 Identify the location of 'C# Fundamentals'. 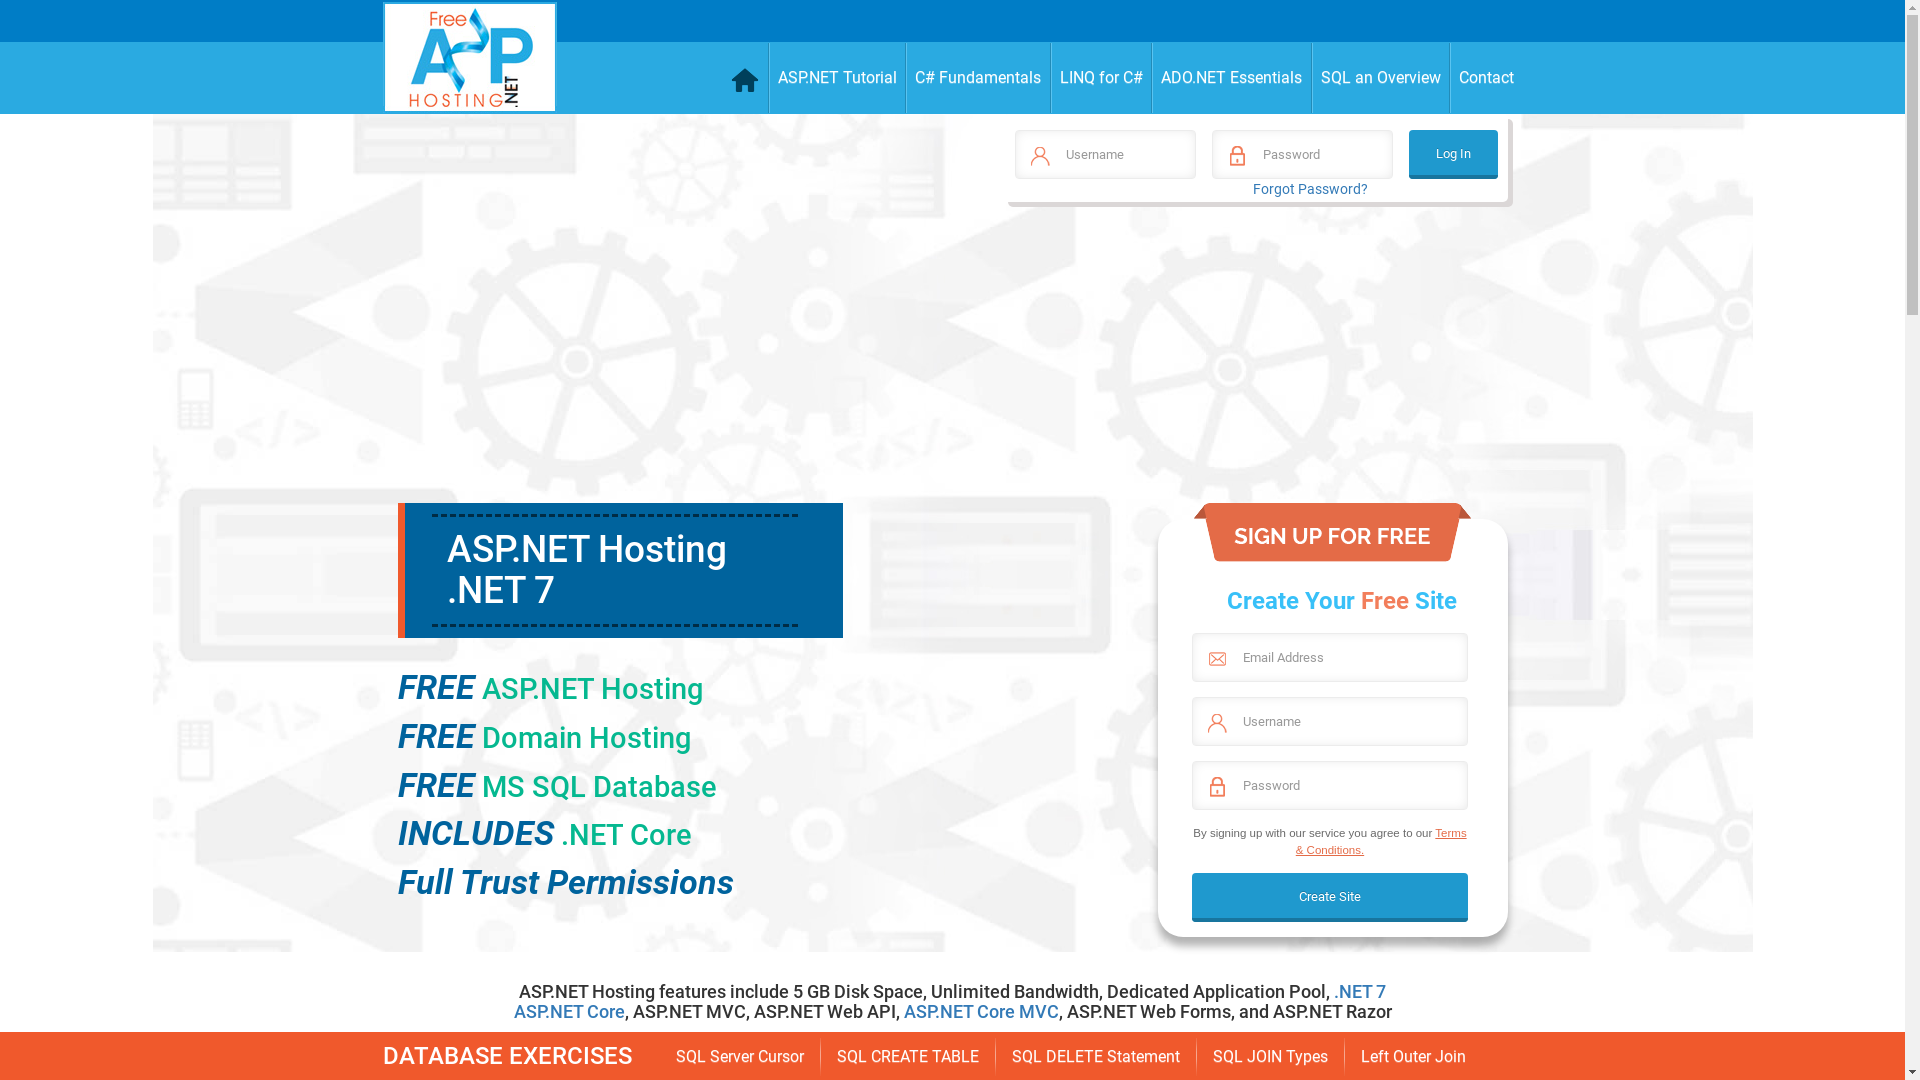
(978, 76).